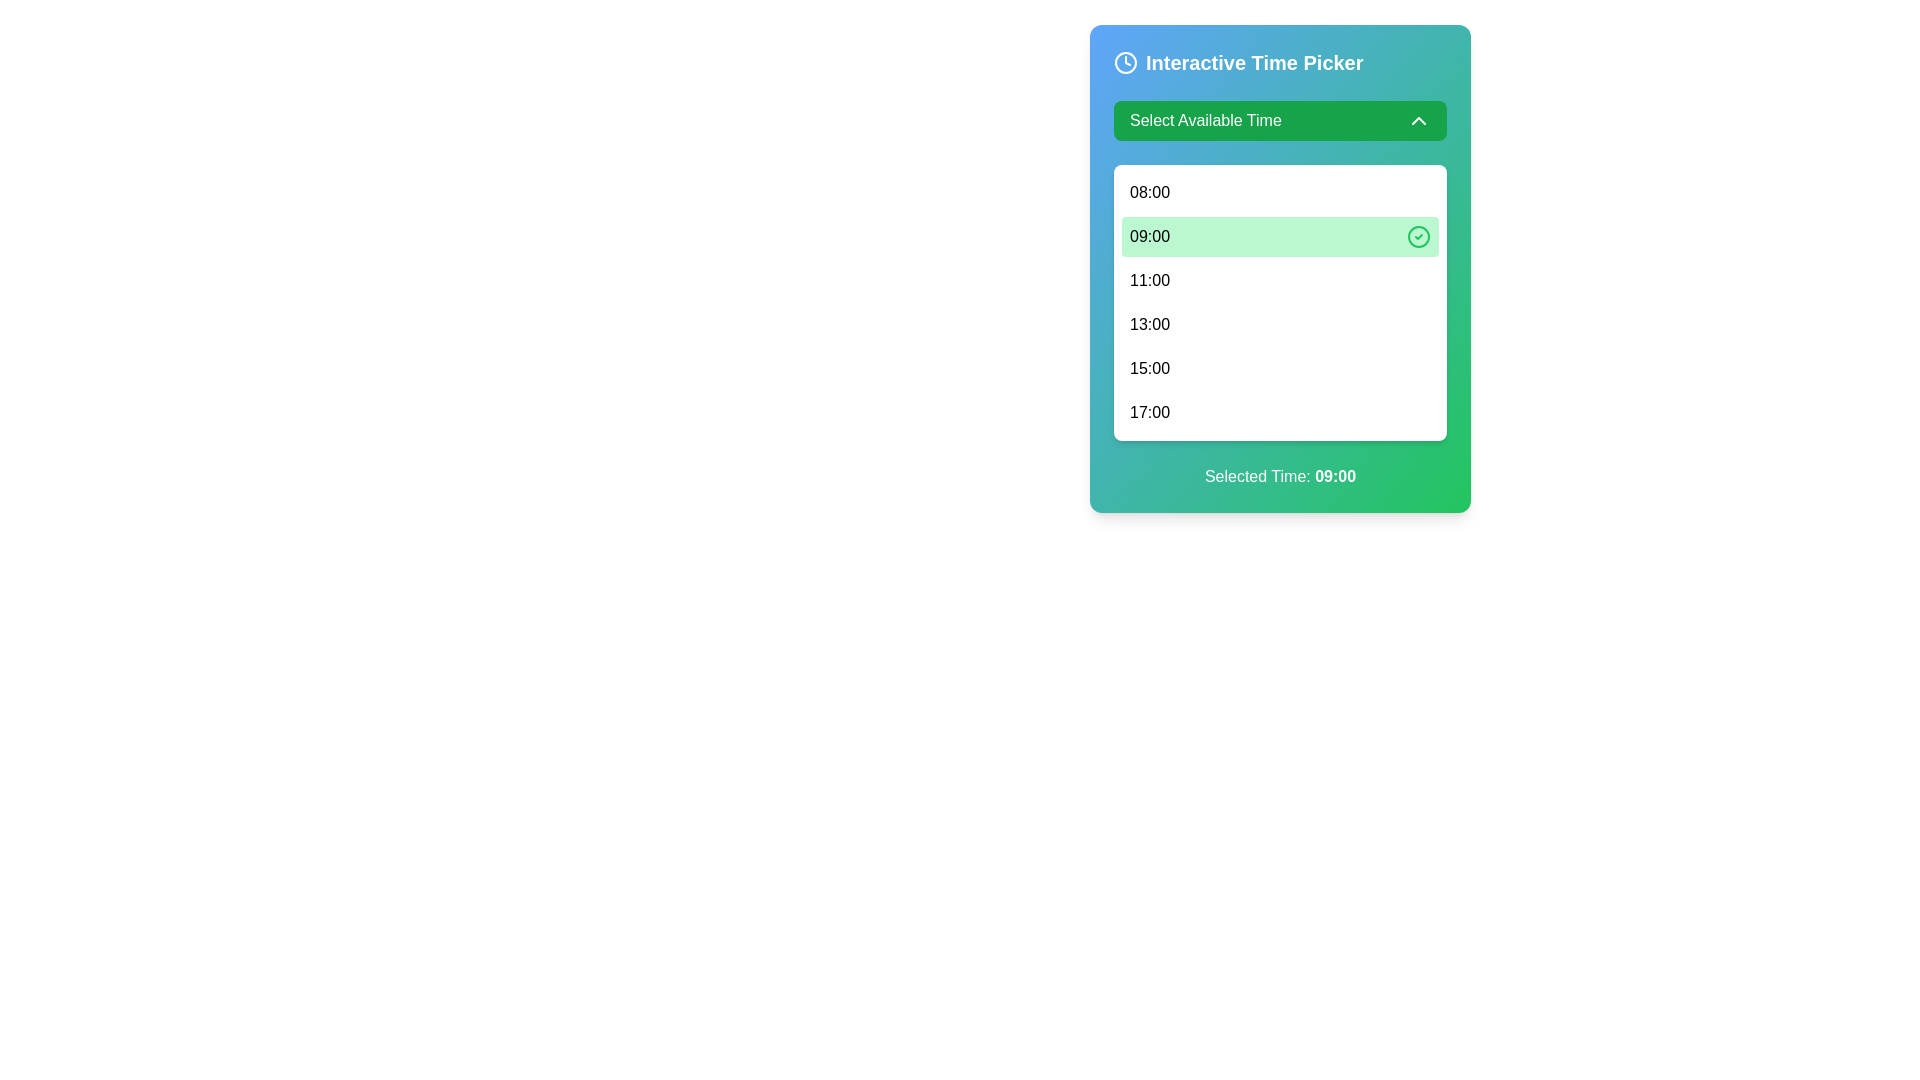  What do you see at coordinates (1335, 476) in the screenshot?
I see `time displayed in the Text Label that shows 'Selected Time: 09:00', located at the bottom of the time picker panel` at bounding box center [1335, 476].